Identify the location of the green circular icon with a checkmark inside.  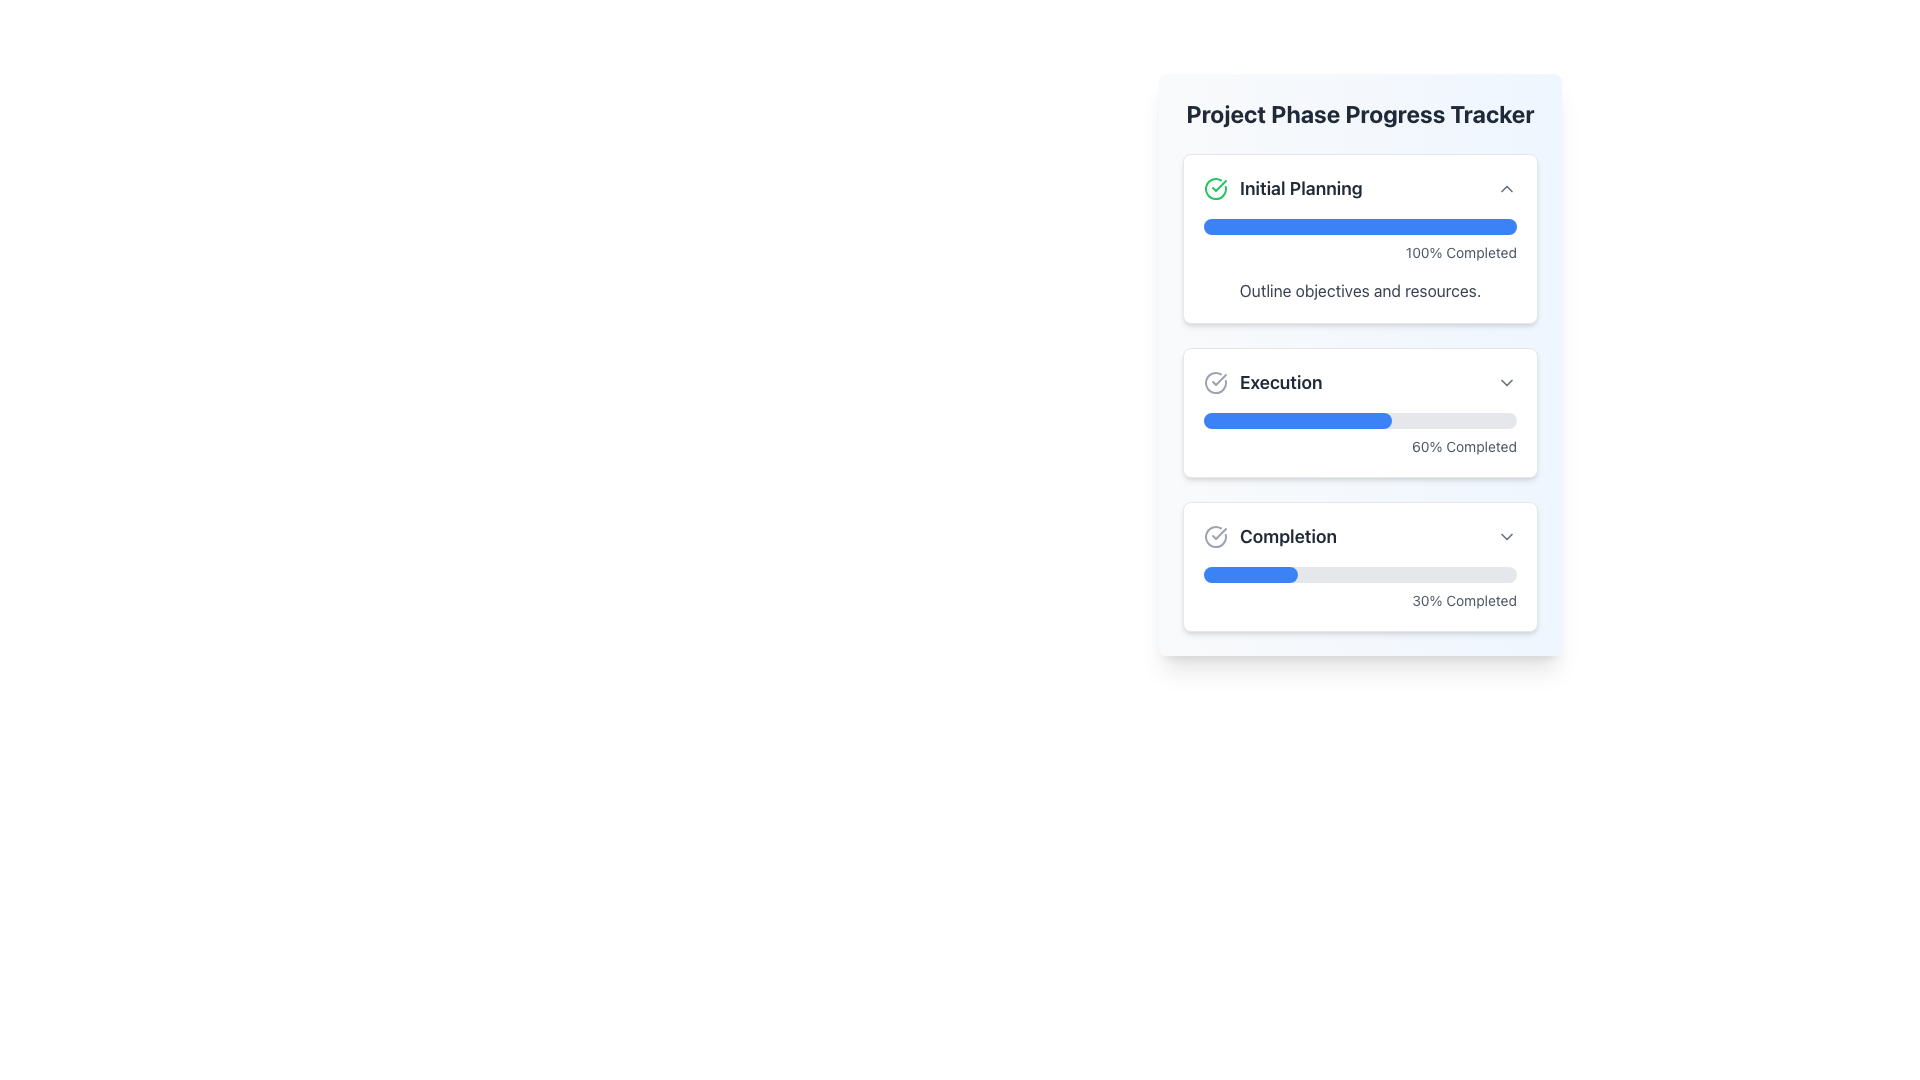
(1214, 189).